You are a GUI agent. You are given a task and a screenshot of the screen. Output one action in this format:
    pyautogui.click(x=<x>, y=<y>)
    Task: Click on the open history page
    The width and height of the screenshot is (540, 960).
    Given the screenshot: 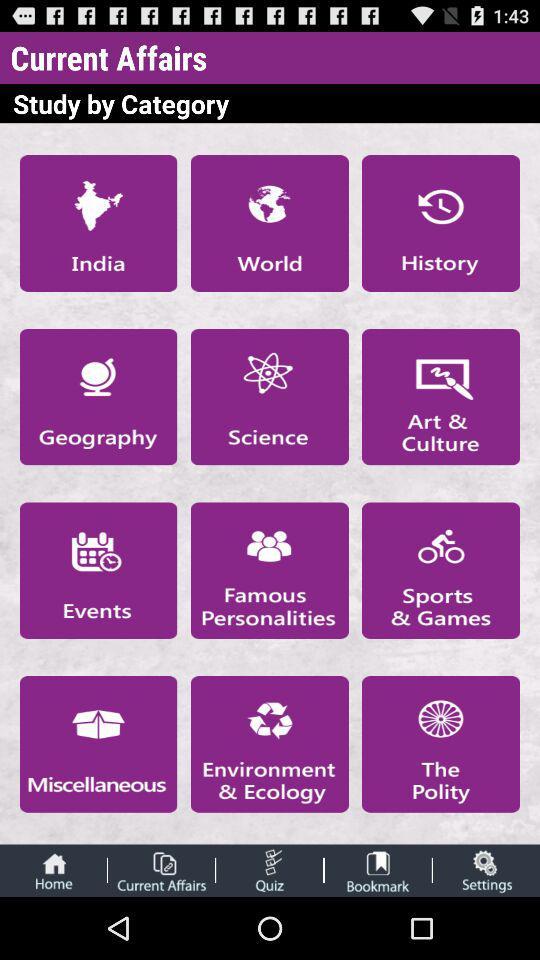 What is the action you would take?
    pyautogui.click(x=441, y=223)
    